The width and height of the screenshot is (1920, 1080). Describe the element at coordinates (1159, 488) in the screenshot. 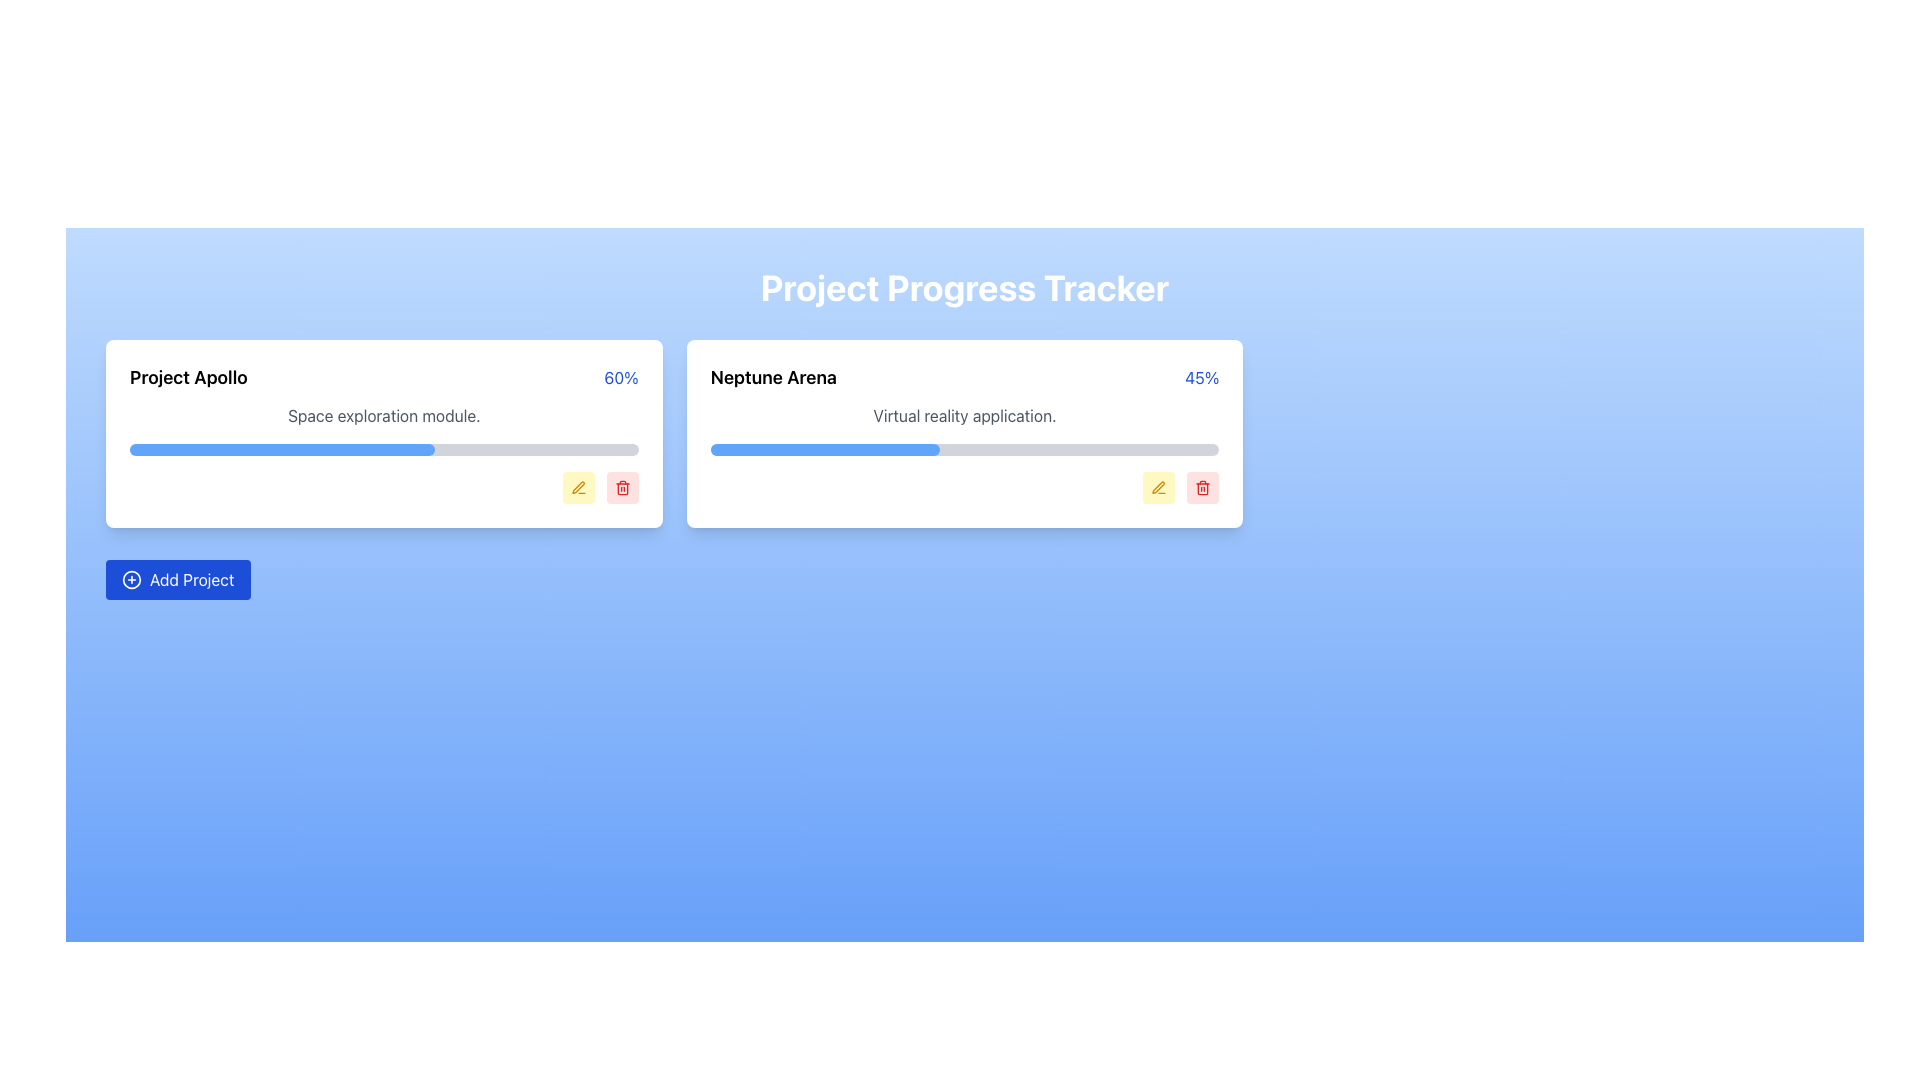

I see `the 'Edit' button represented by a pencil icon located in the bottom-right section of the 'Neptune Arena' card to initiate editing` at that location.